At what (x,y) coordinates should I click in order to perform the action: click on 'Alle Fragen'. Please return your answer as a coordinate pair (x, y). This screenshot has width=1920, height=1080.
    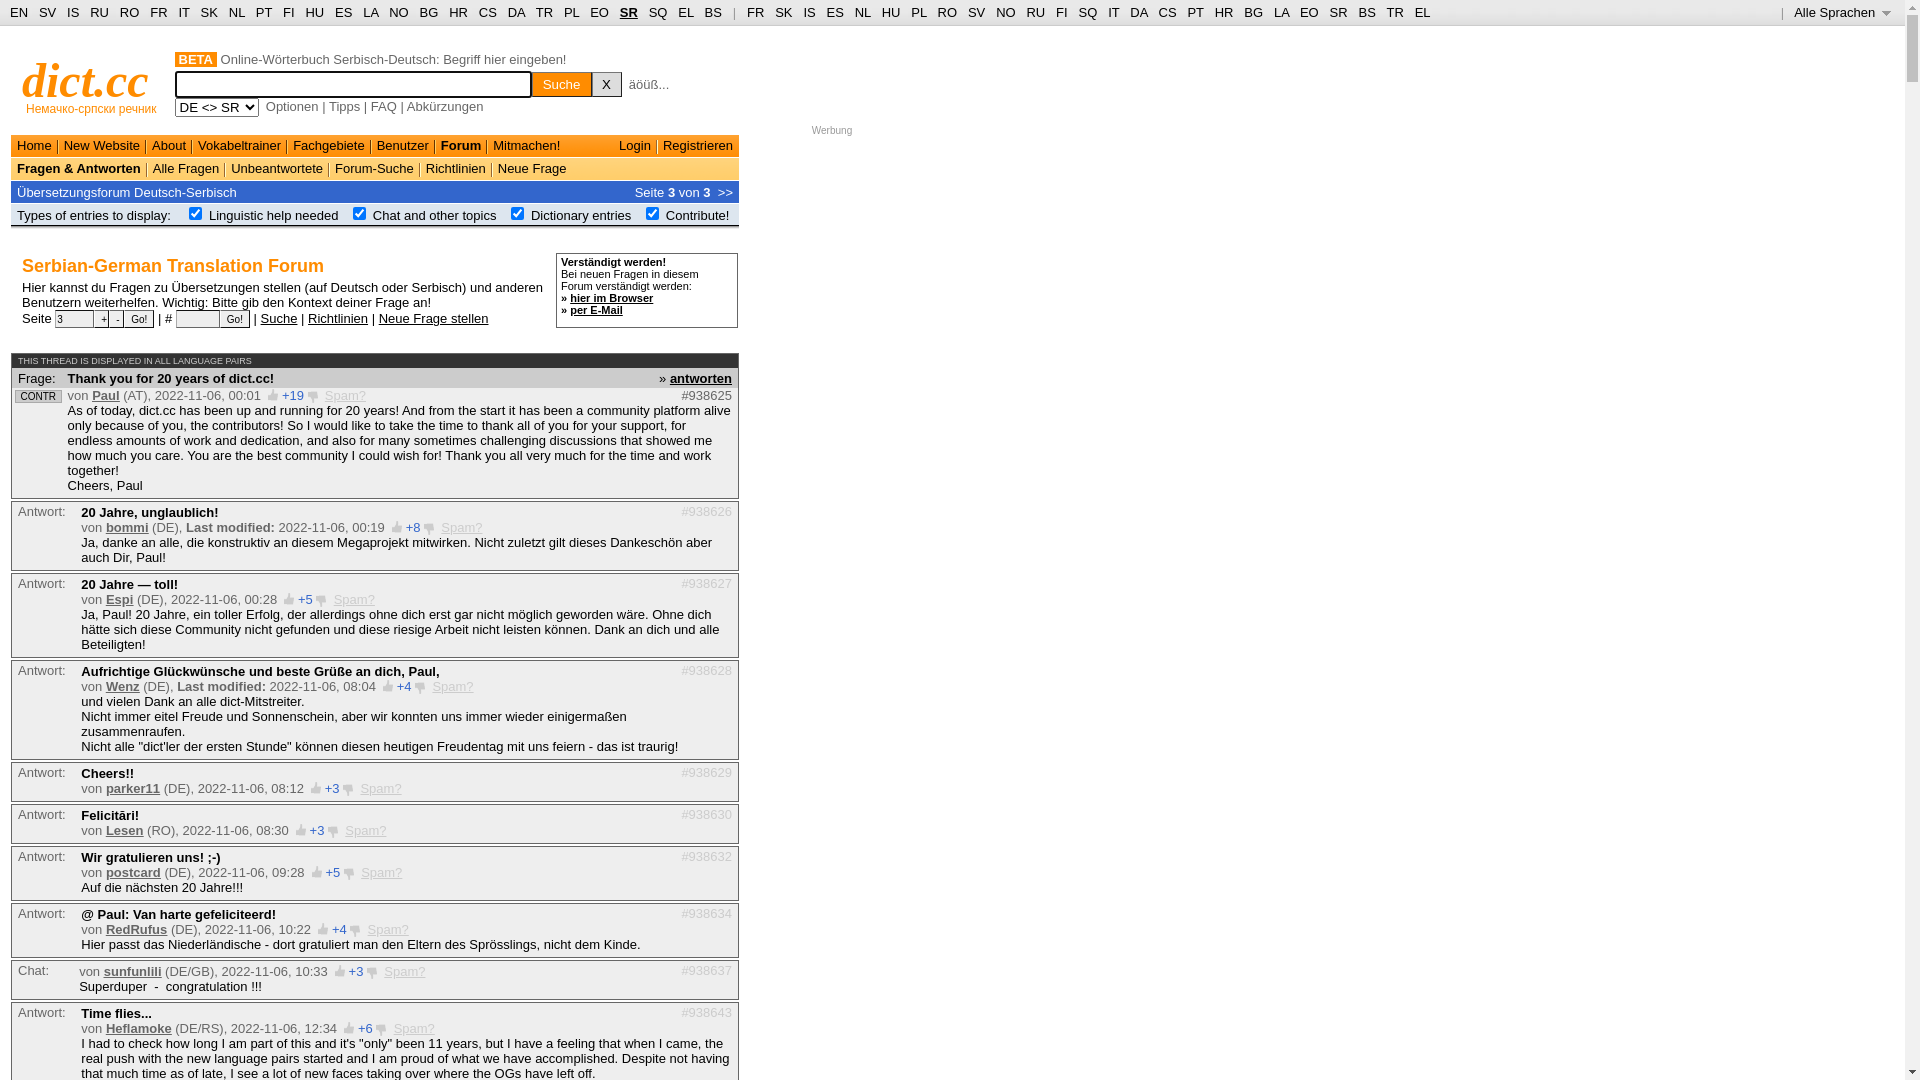
    Looking at the image, I should click on (186, 167).